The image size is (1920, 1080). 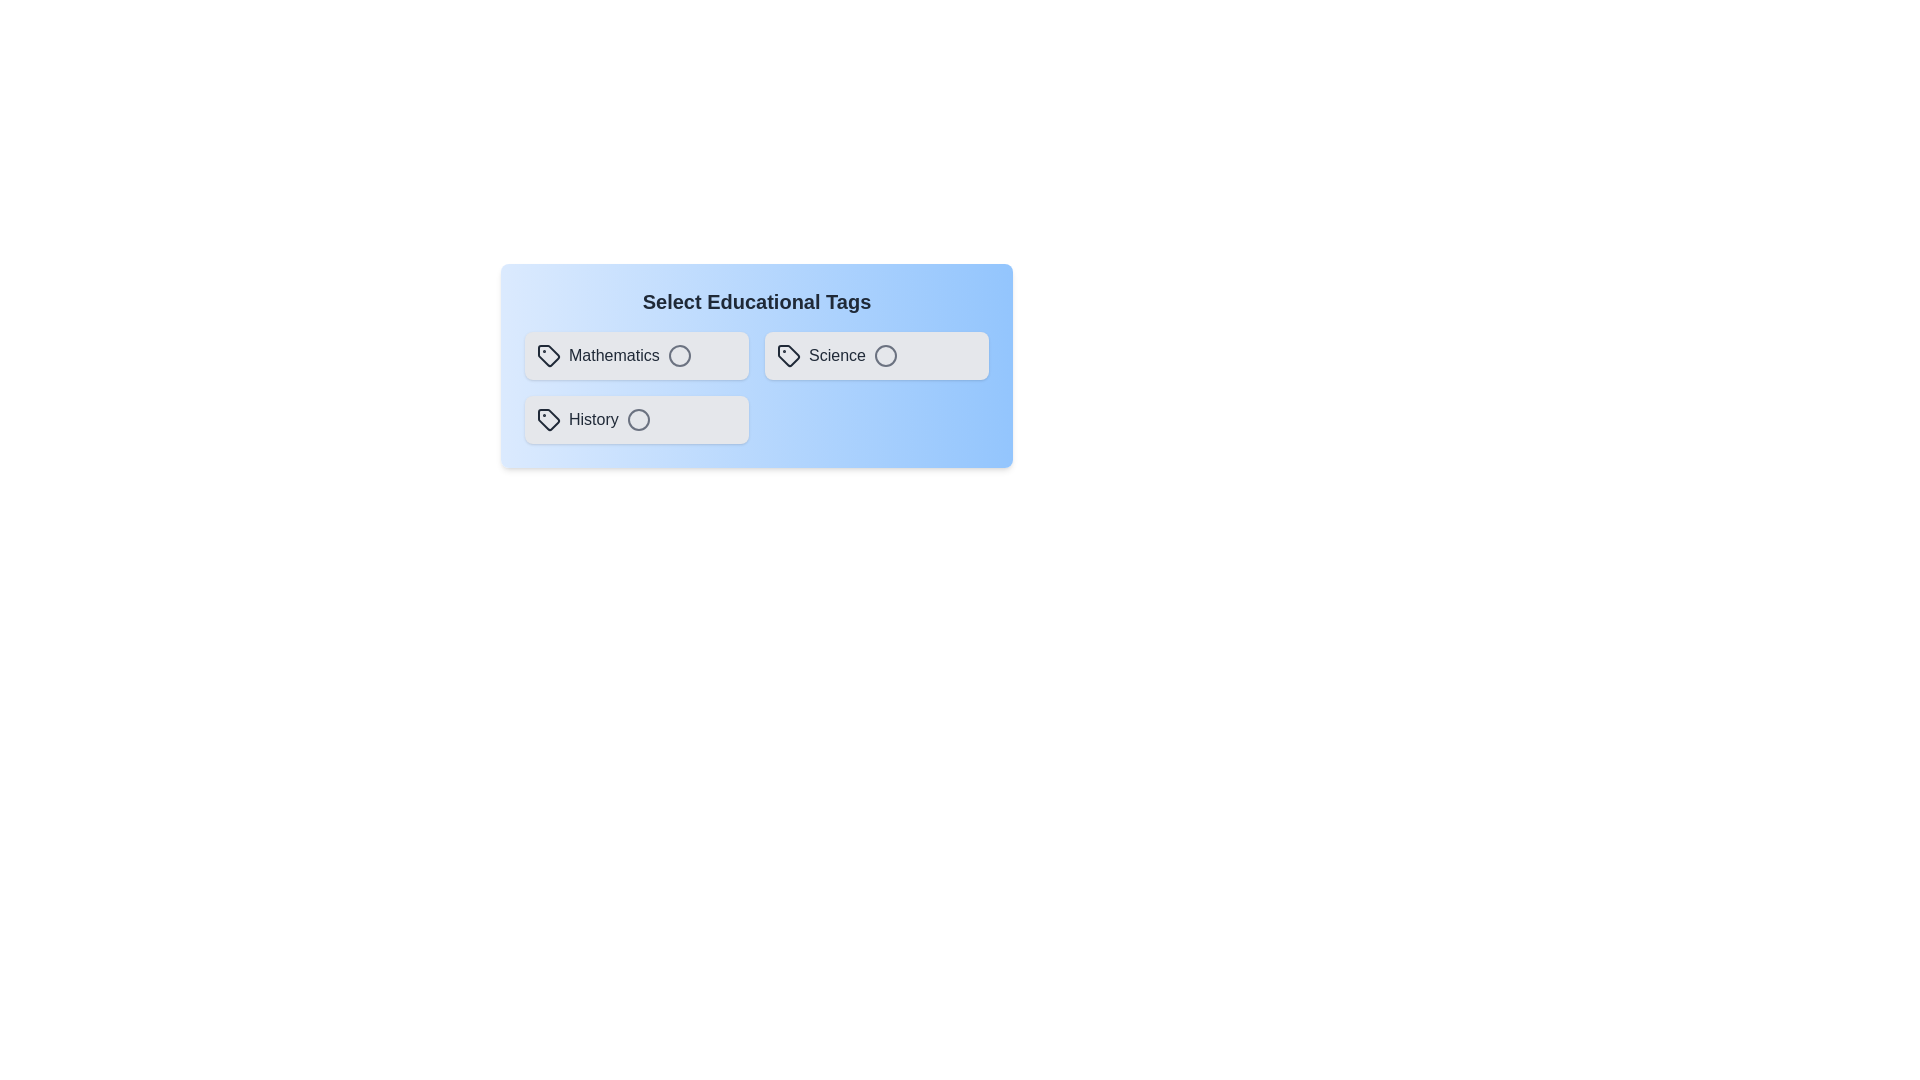 What do you see at coordinates (877, 354) in the screenshot?
I see `the tag Science` at bounding box center [877, 354].